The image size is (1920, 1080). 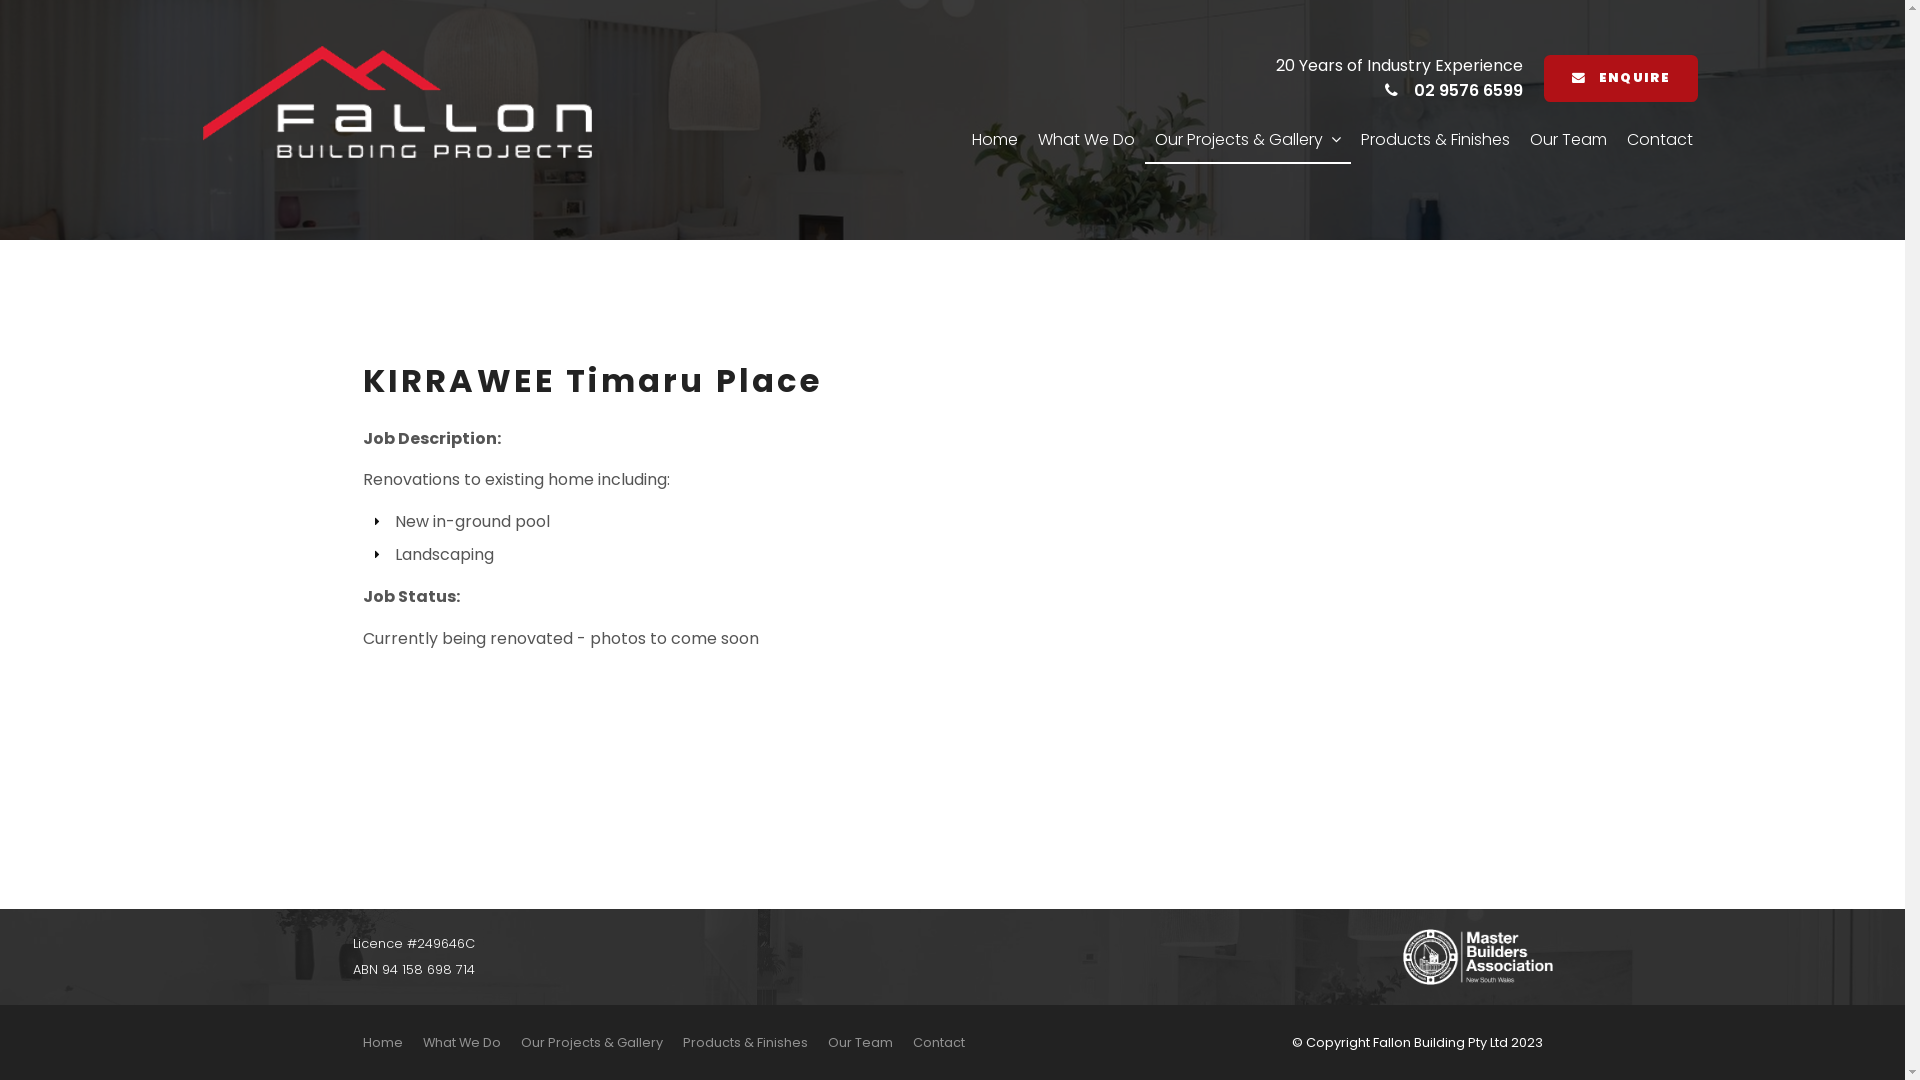 I want to click on 'Our Team', so click(x=860, y=1041).